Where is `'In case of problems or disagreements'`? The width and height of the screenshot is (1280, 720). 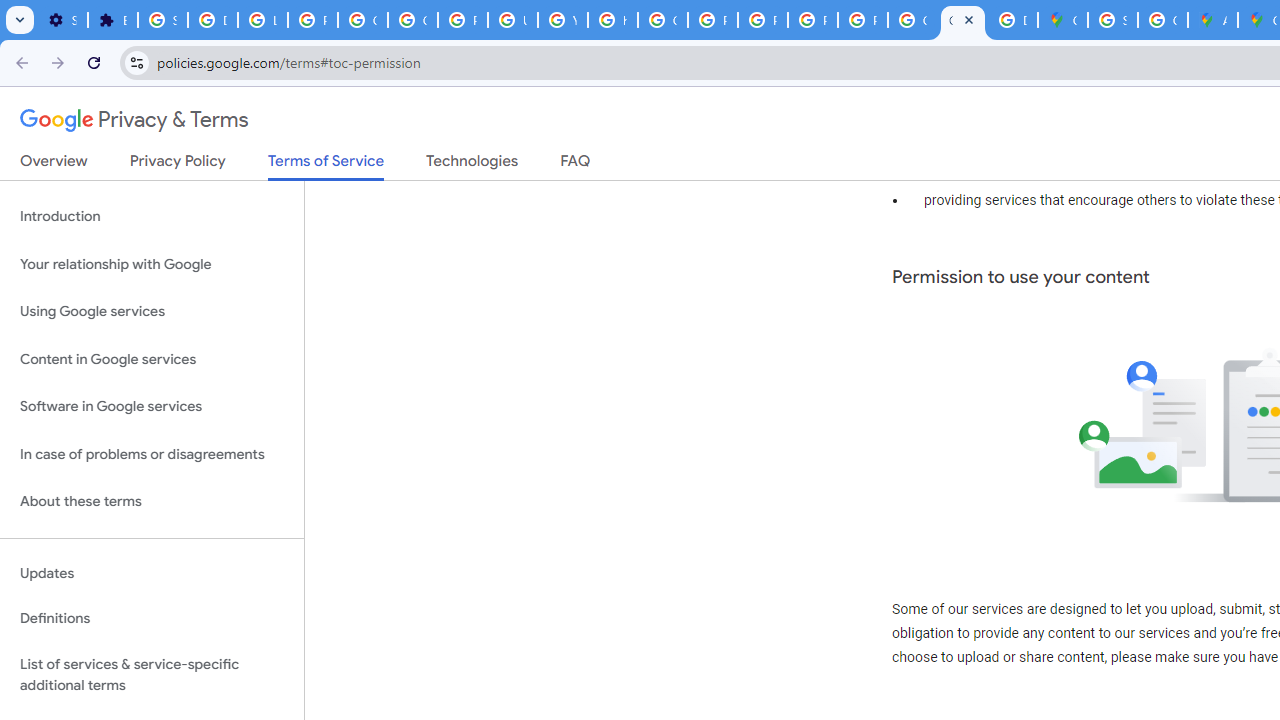
'In case of problems or disagreements' is located at coordinates (151, 454).